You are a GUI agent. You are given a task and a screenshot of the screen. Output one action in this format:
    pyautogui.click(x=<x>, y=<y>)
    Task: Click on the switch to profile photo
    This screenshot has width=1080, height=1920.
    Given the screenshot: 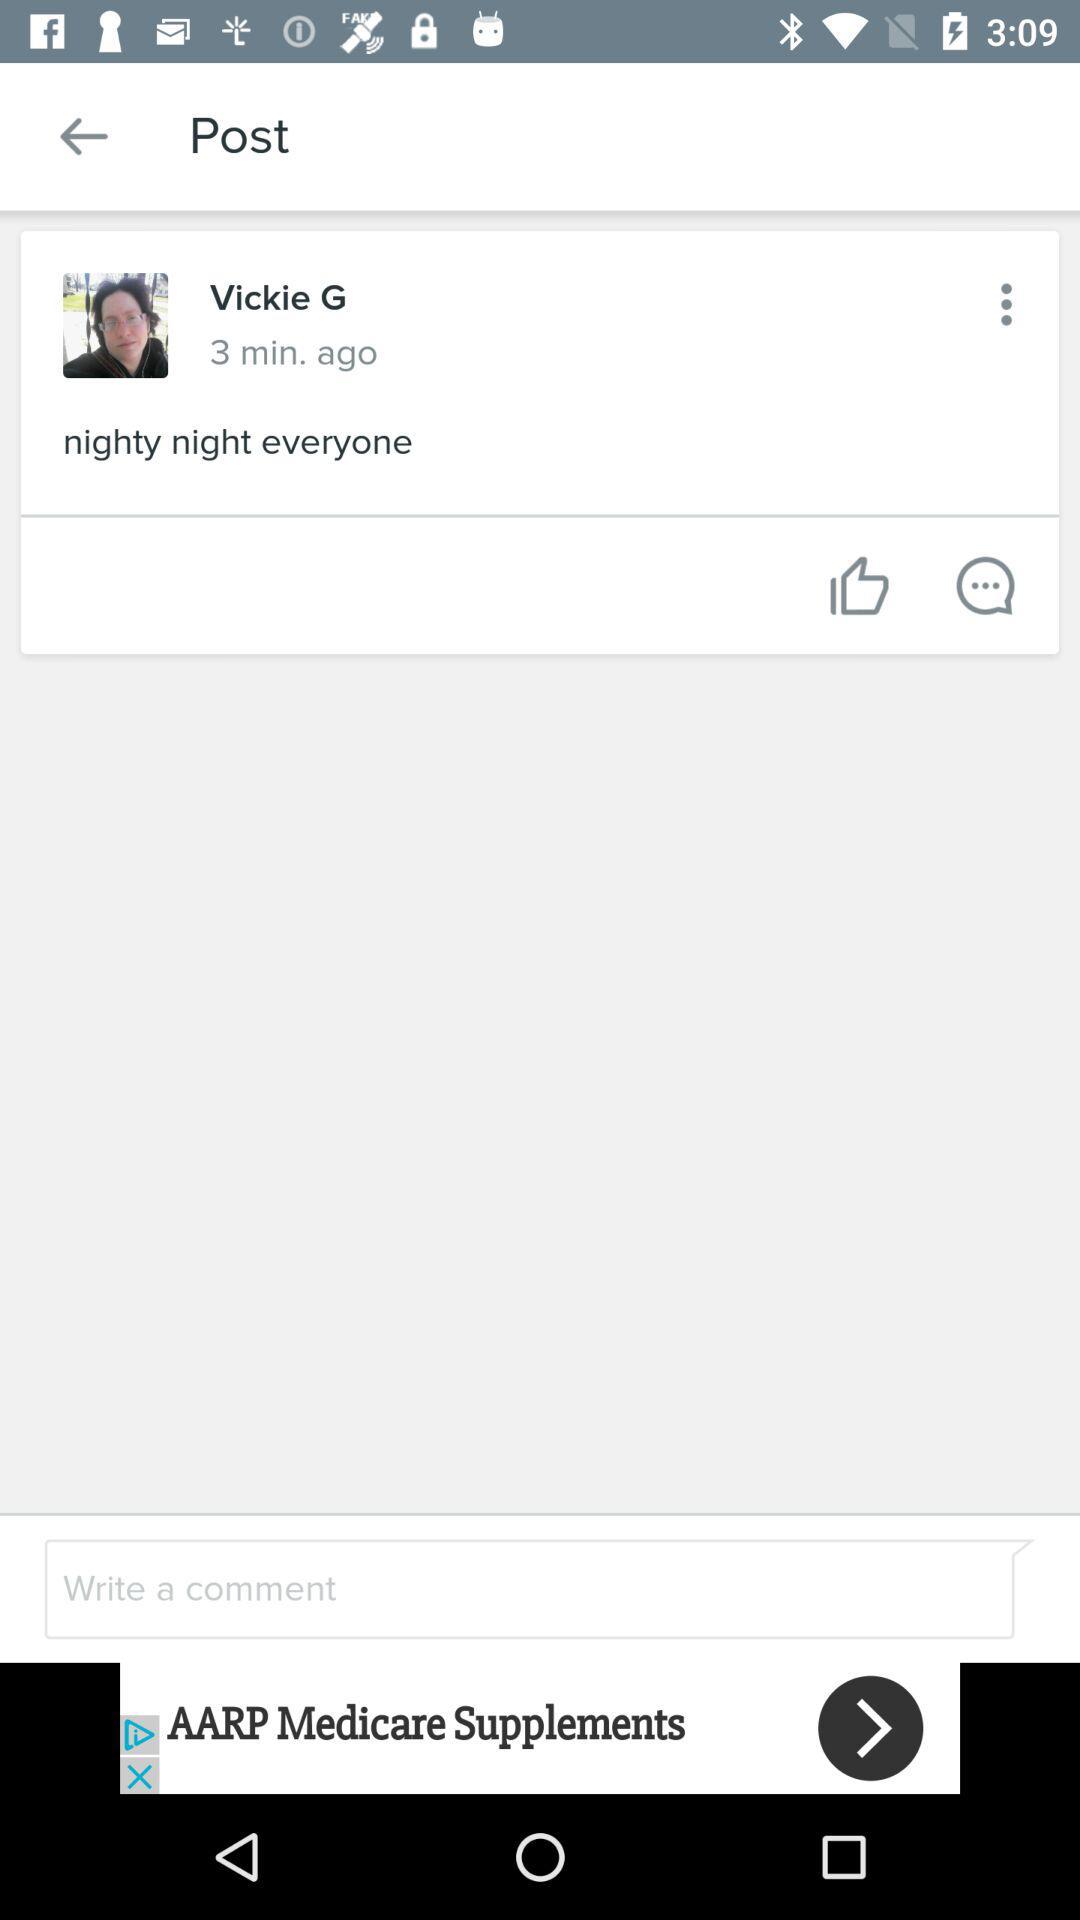 What is the action you would take?
    pyautogui.click(x=115, y=325)
    